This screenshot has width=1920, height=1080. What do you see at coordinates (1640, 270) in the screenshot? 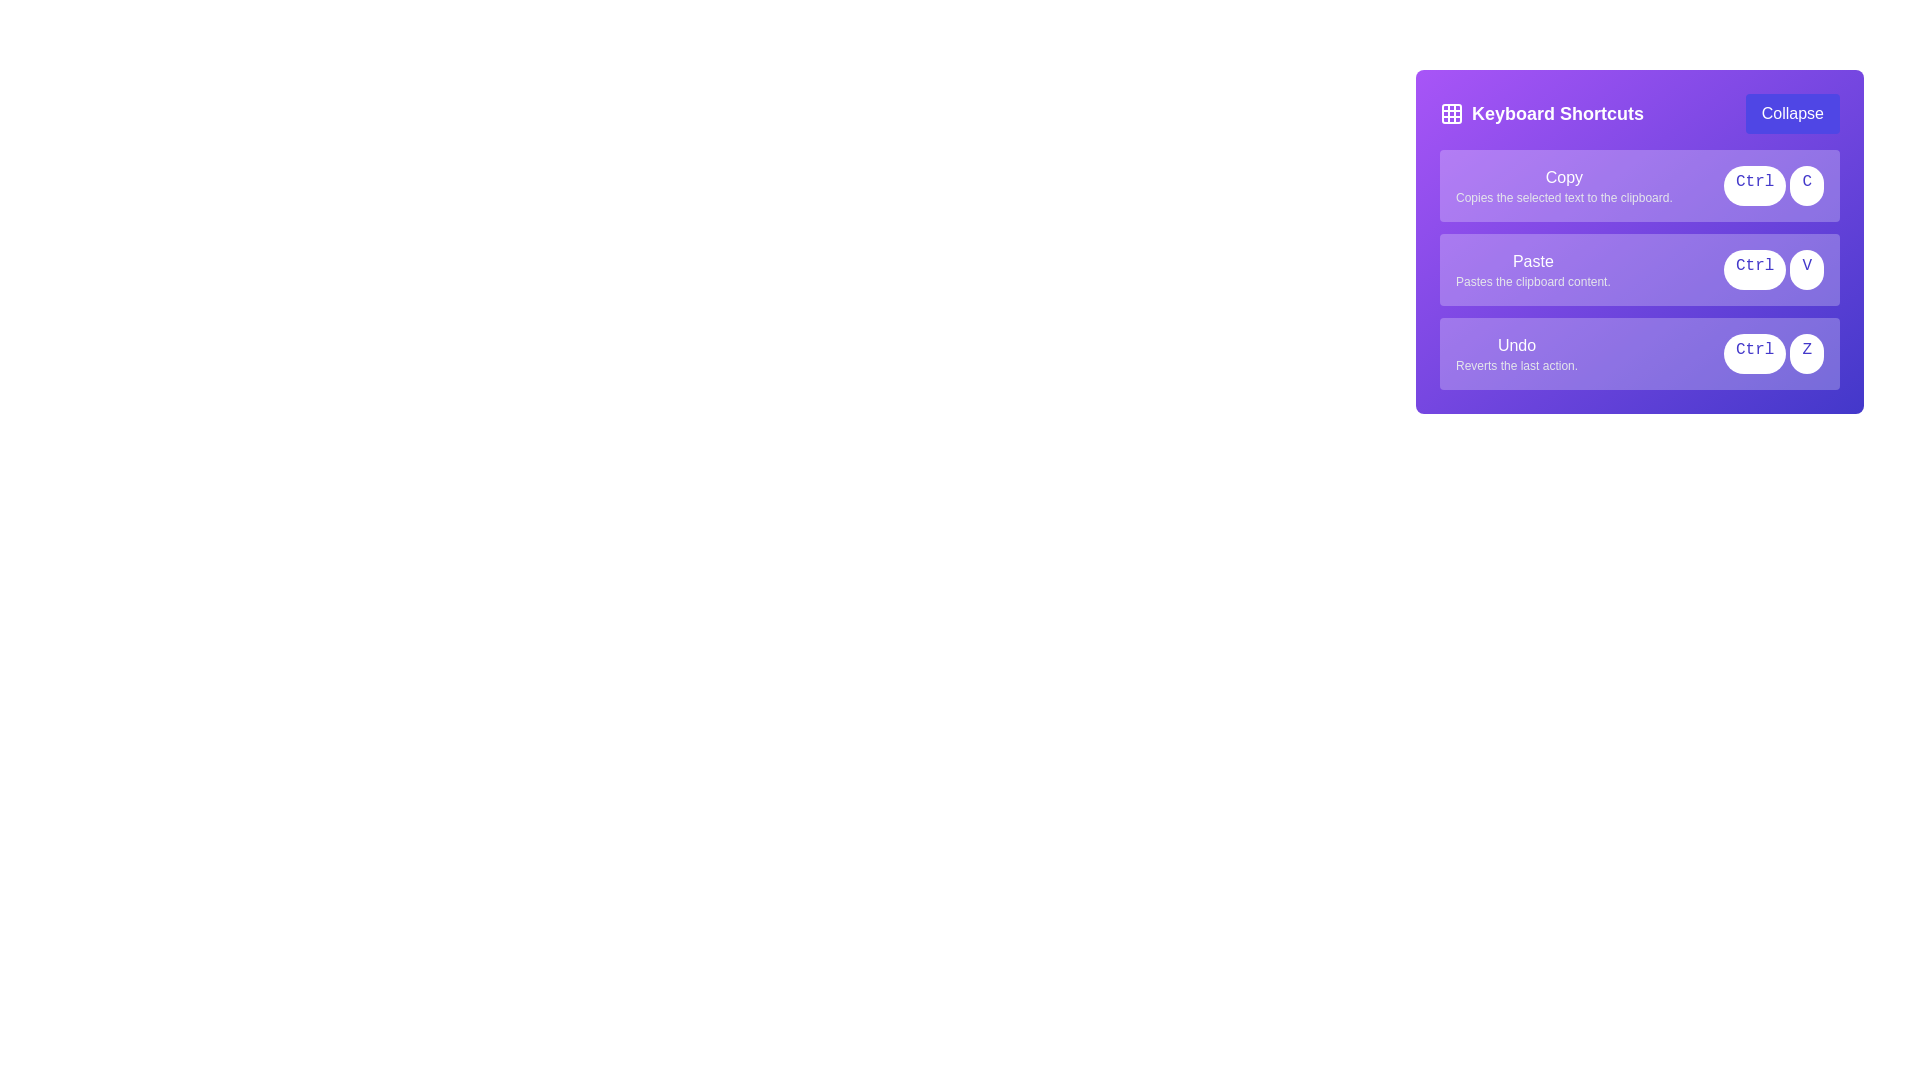
I see `description of the informational card labeled 'Paste' which contains the phrase 'Pastes the clipboard content.' and is positioned within the 'Keyboard Shortcuts' panel` at bounding box center [1640, 270].